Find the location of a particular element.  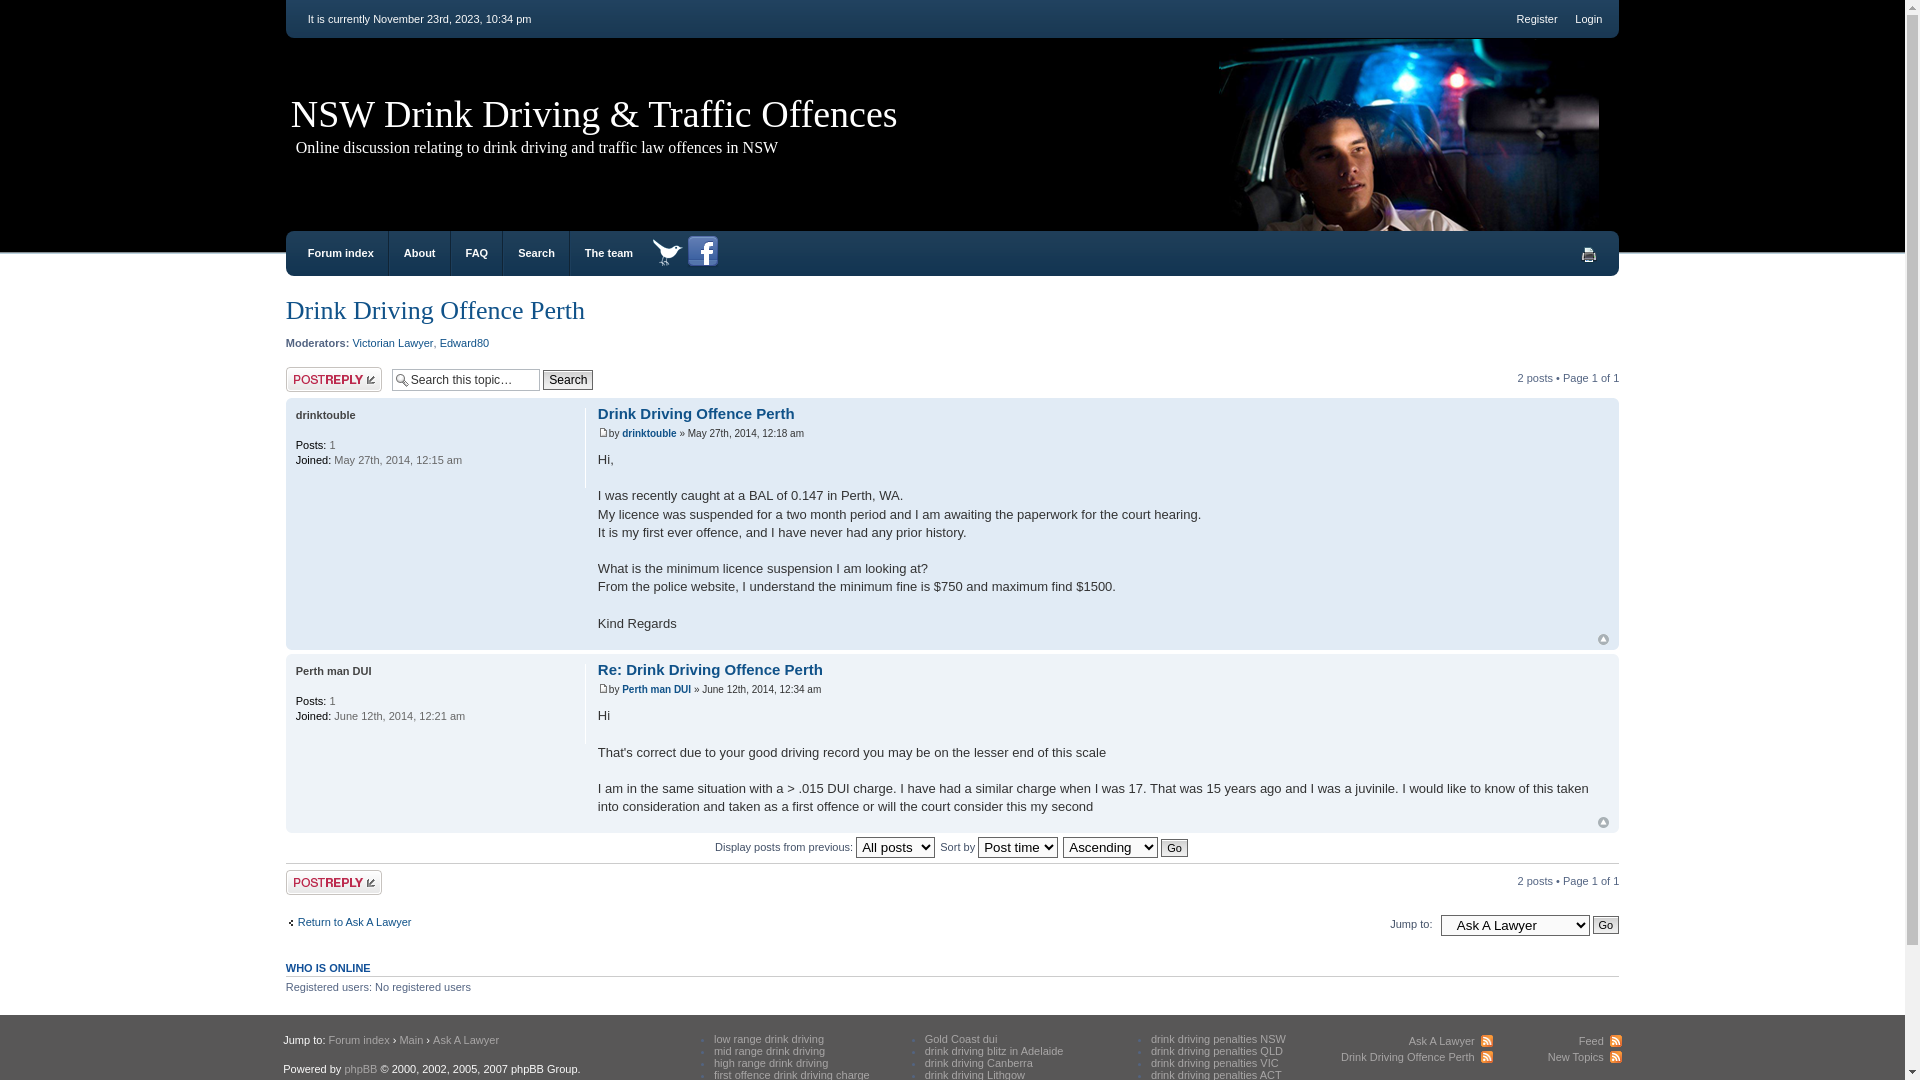

'Login' is located at coordinates (1573, 19).